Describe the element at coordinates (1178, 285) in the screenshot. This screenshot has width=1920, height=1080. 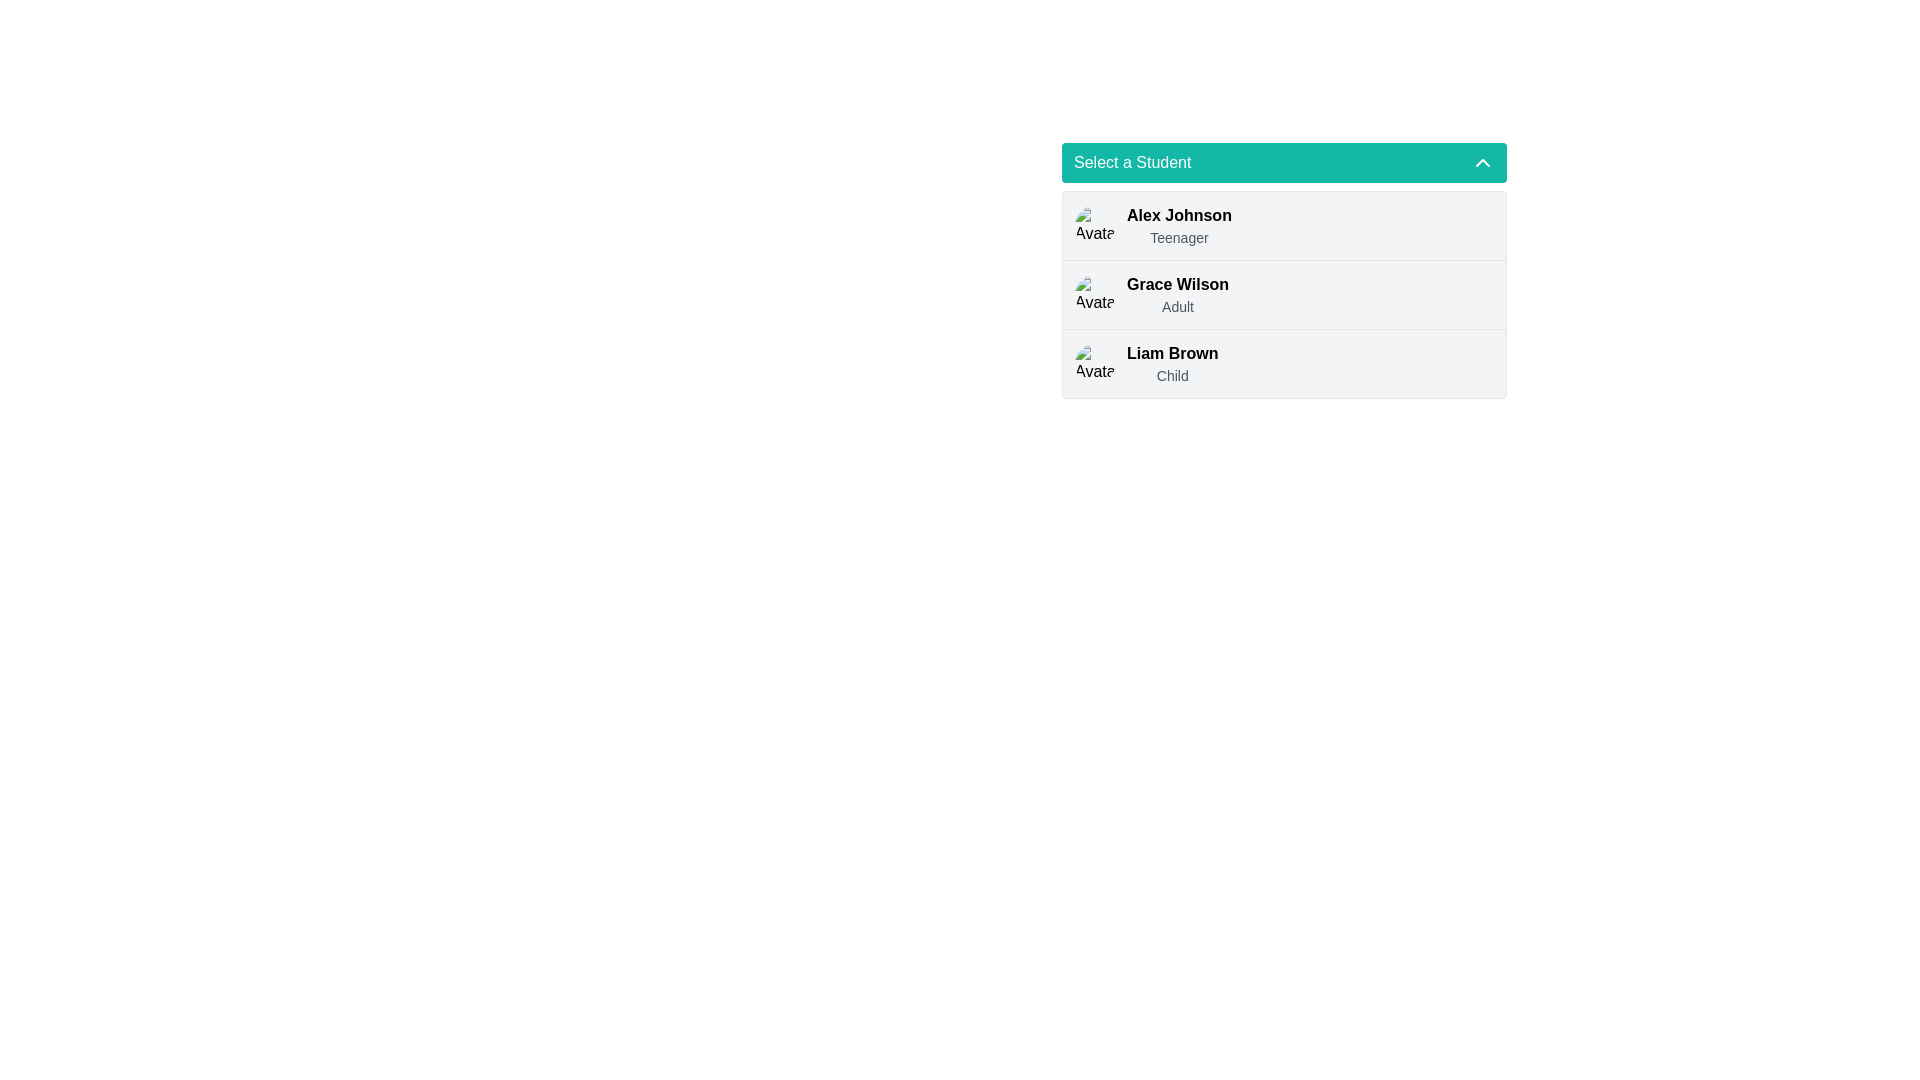
I see `the static text label 'Grace Wilson' in the selection list` at that location.